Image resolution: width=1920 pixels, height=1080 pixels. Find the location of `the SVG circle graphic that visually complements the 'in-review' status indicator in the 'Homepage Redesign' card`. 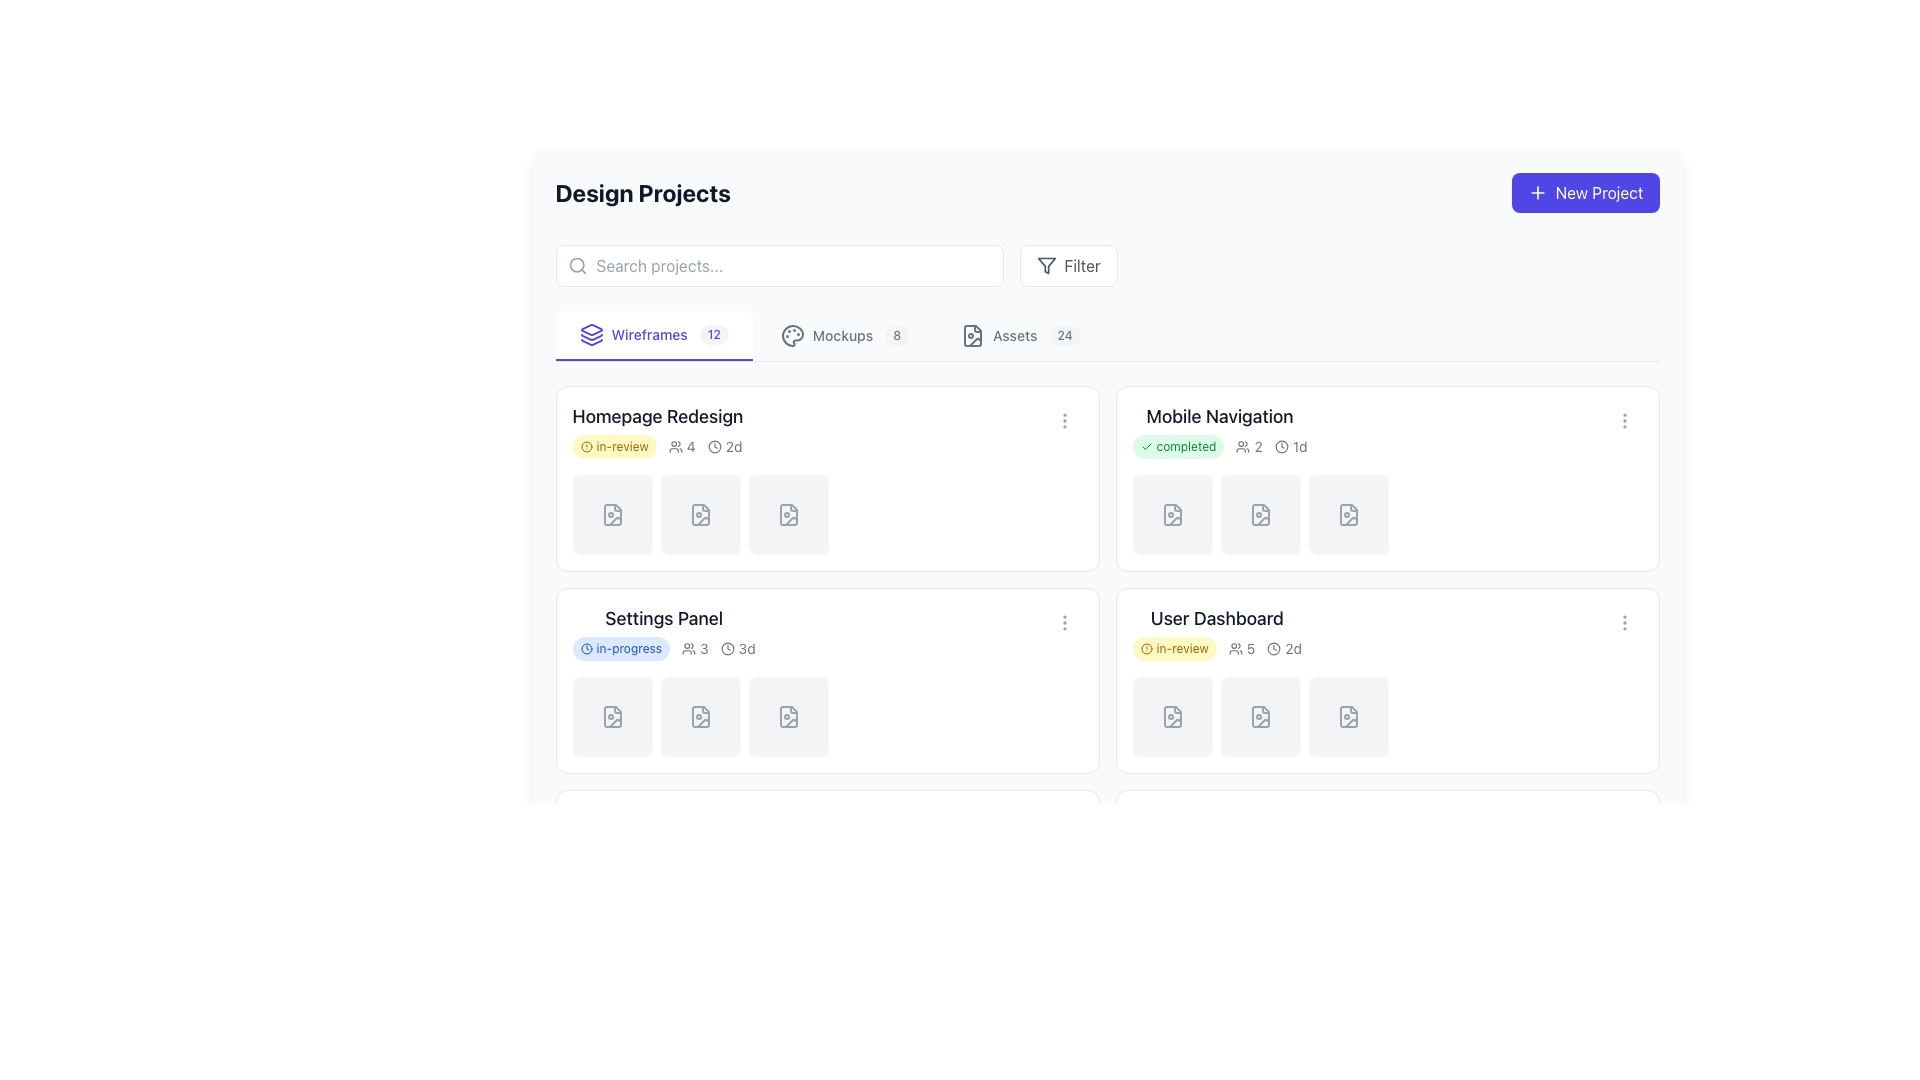

the SVG circle graphic that visually complements the 'in-review' status indicator in the 'Homepage Redesign' card is located at coordinates (585, 446).